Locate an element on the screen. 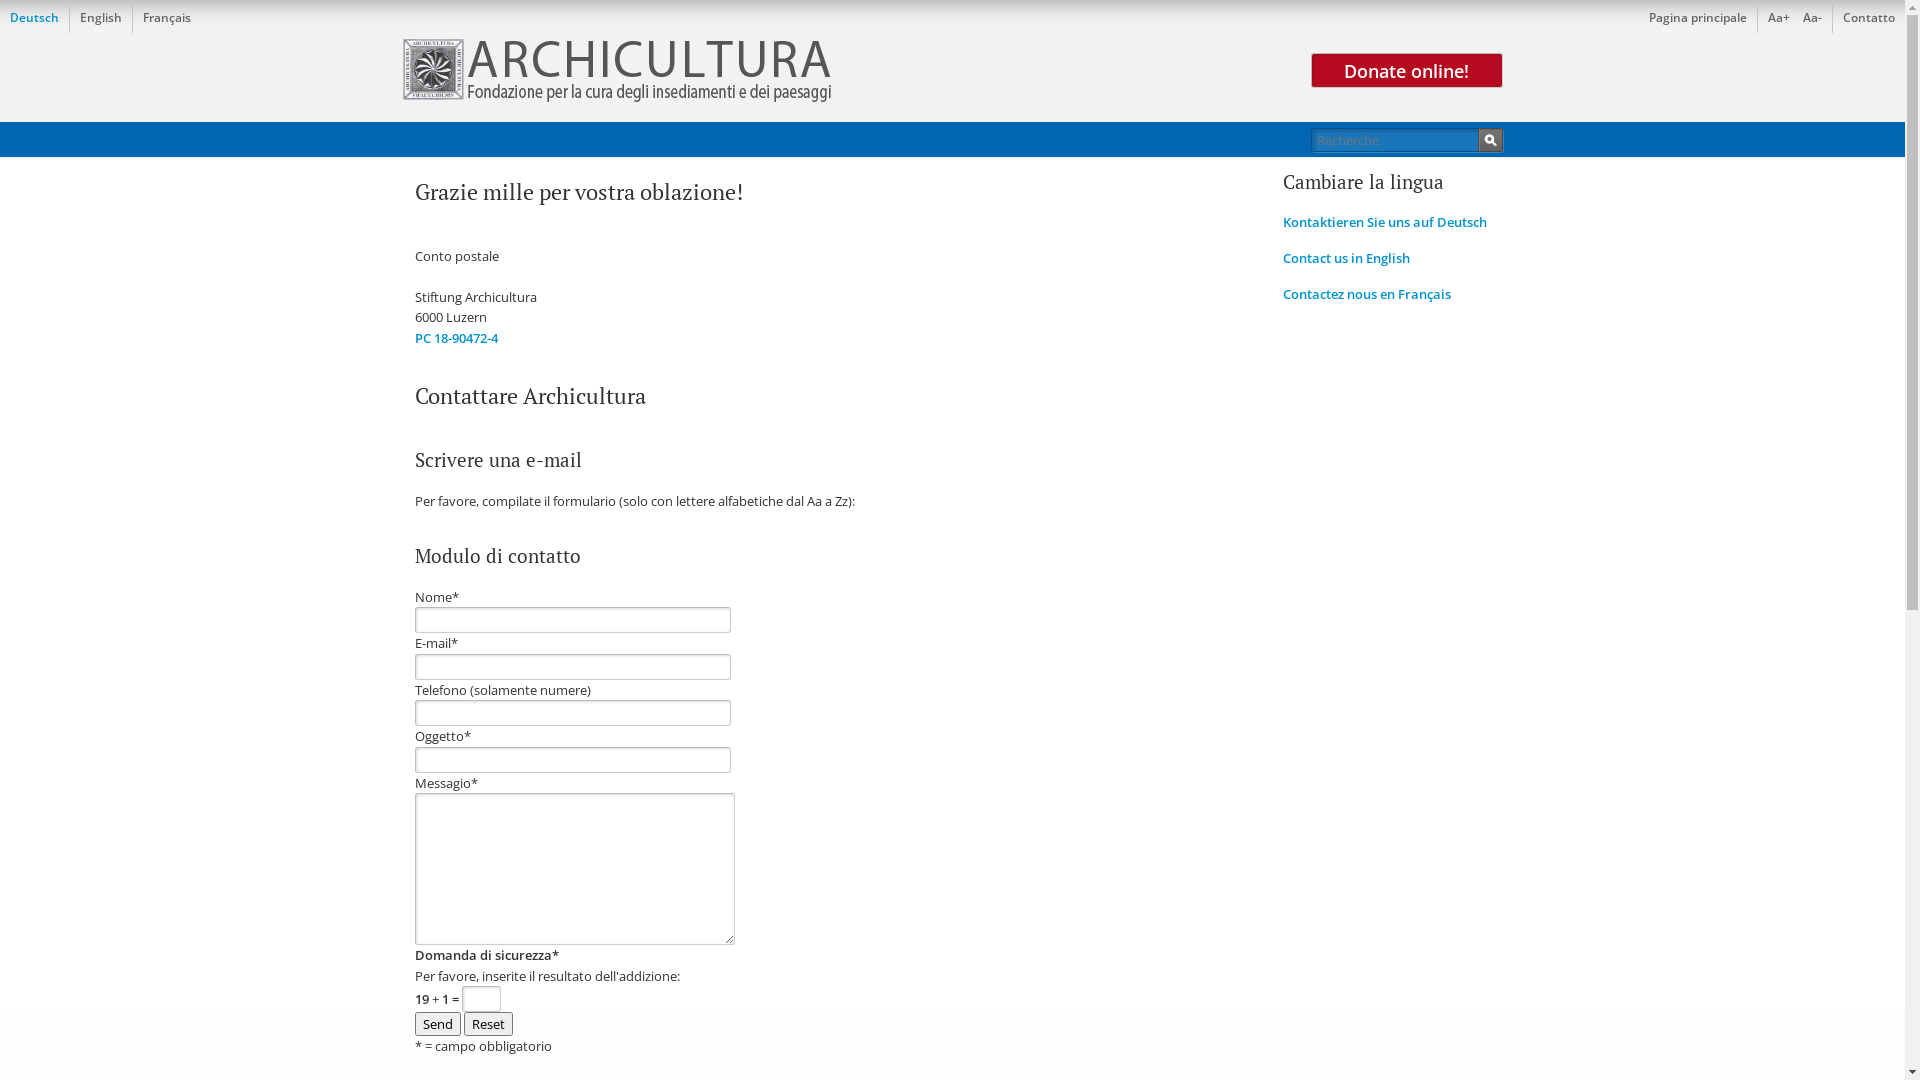 Image resolution: width=1920 pixels, height=1080 pixels. 'Contatto' is located at coordinates (1867, 18).